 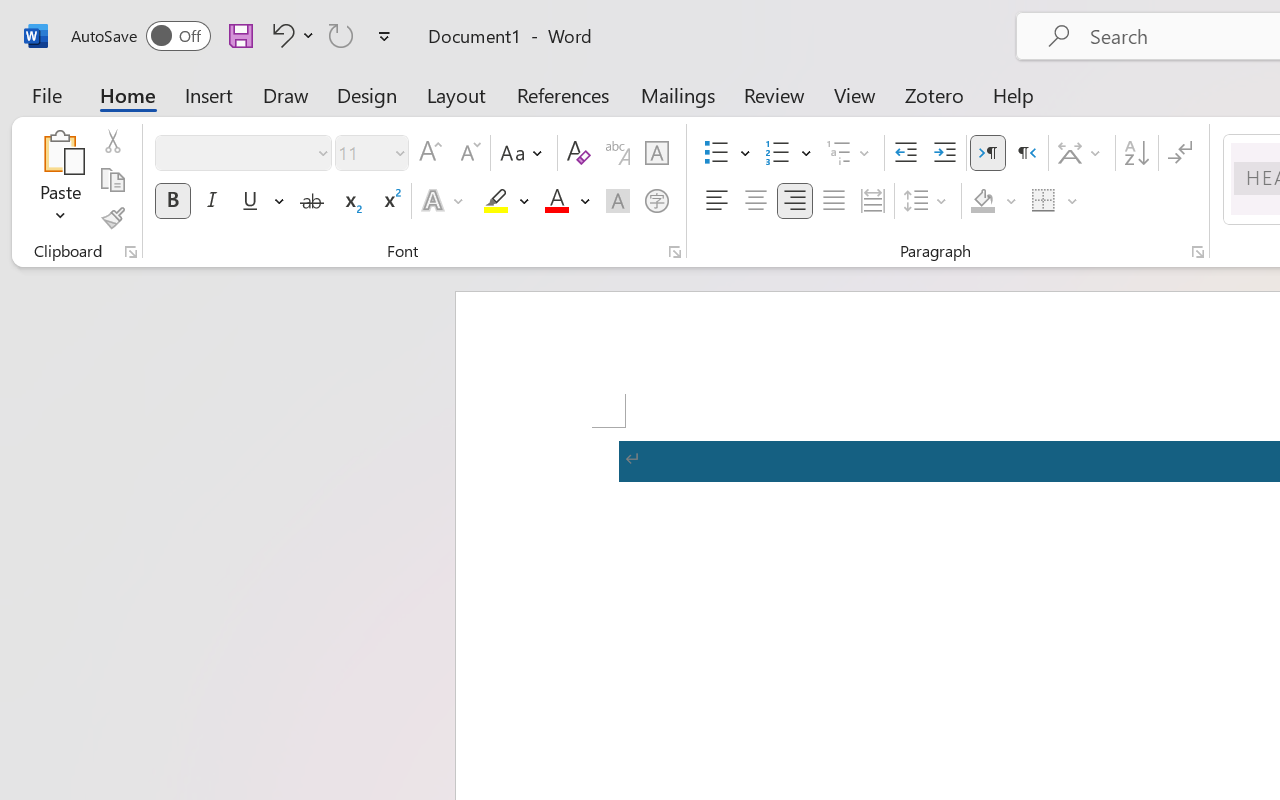 I want to click on 'Left-to-Right', so click(x=988, y=153).